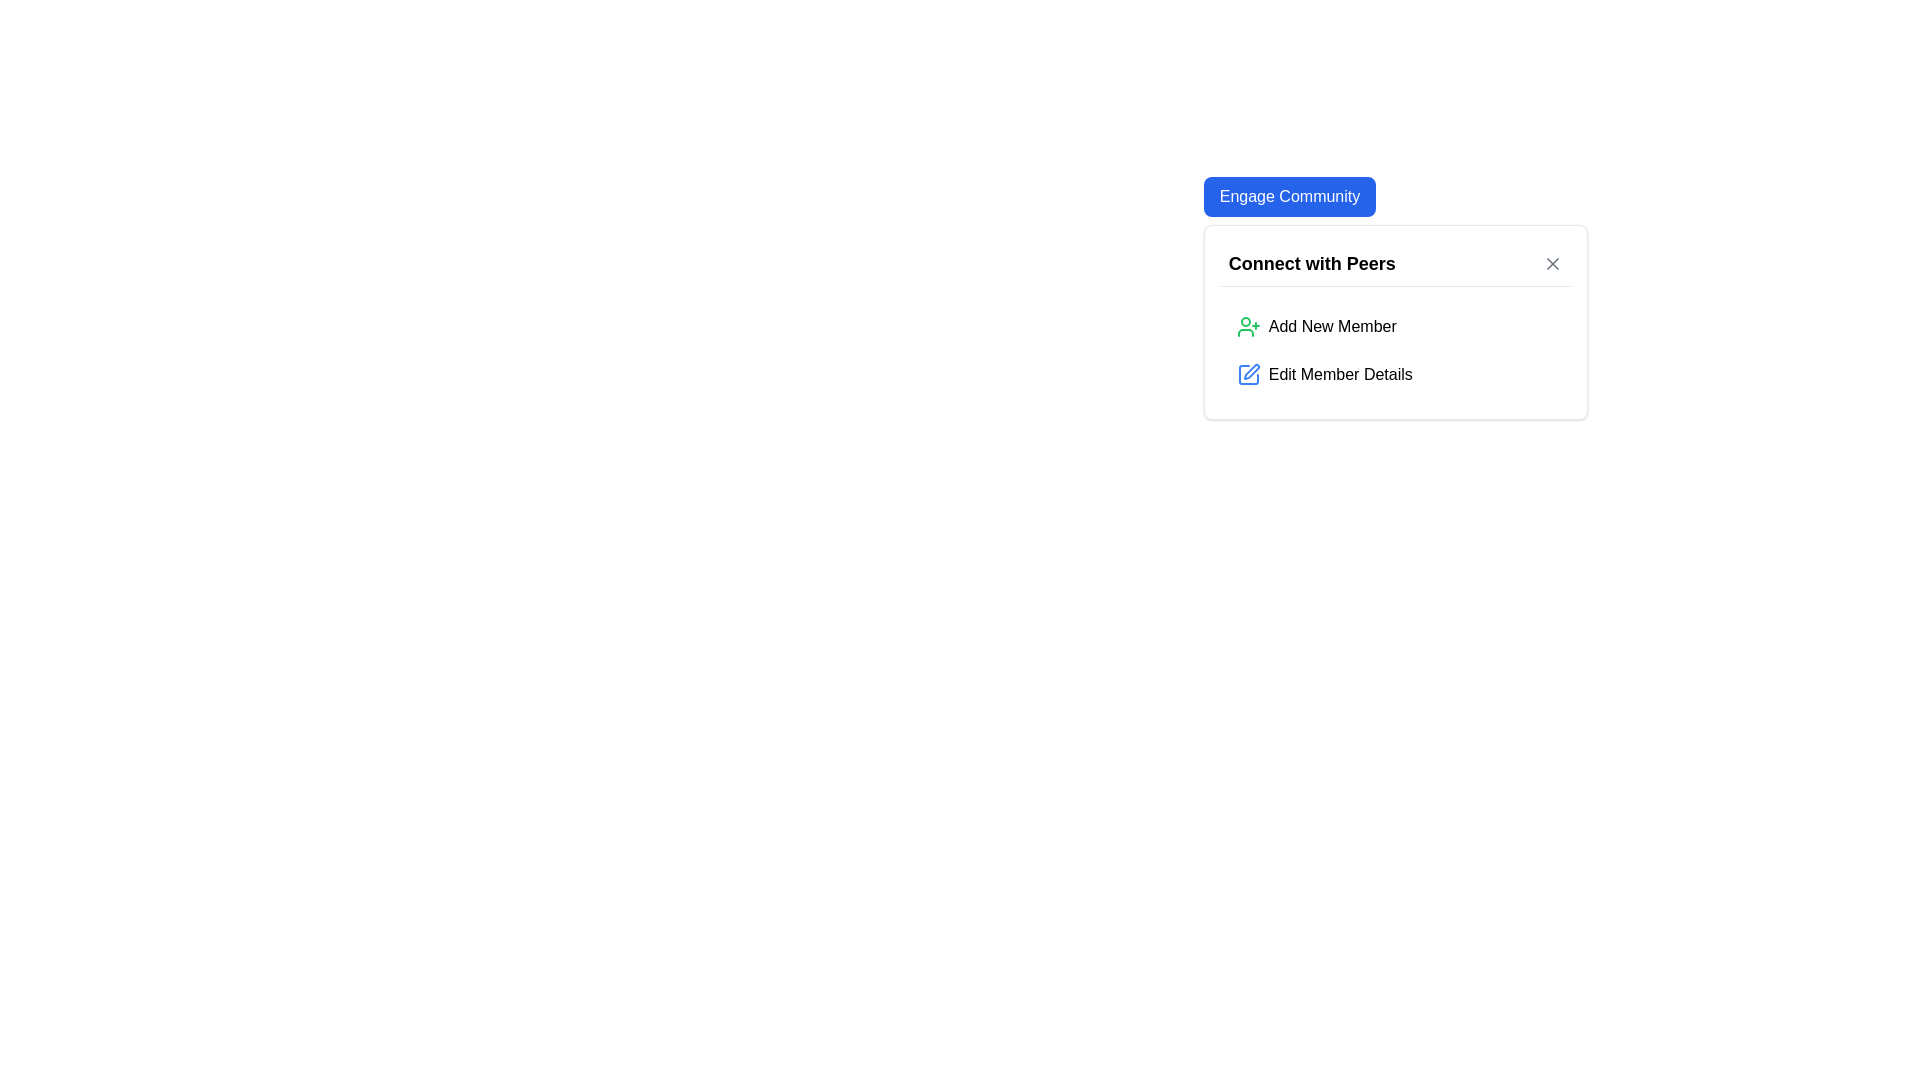 Image resolution: width=1920 pixels, height=1080 pixels. Describe the element at coordinates (1331, 326) in the screenshot. I see `the 'Add New Member' text label, which is displayed in bold font and is the first item in the 'Connect with Peers' card layout` at that location.